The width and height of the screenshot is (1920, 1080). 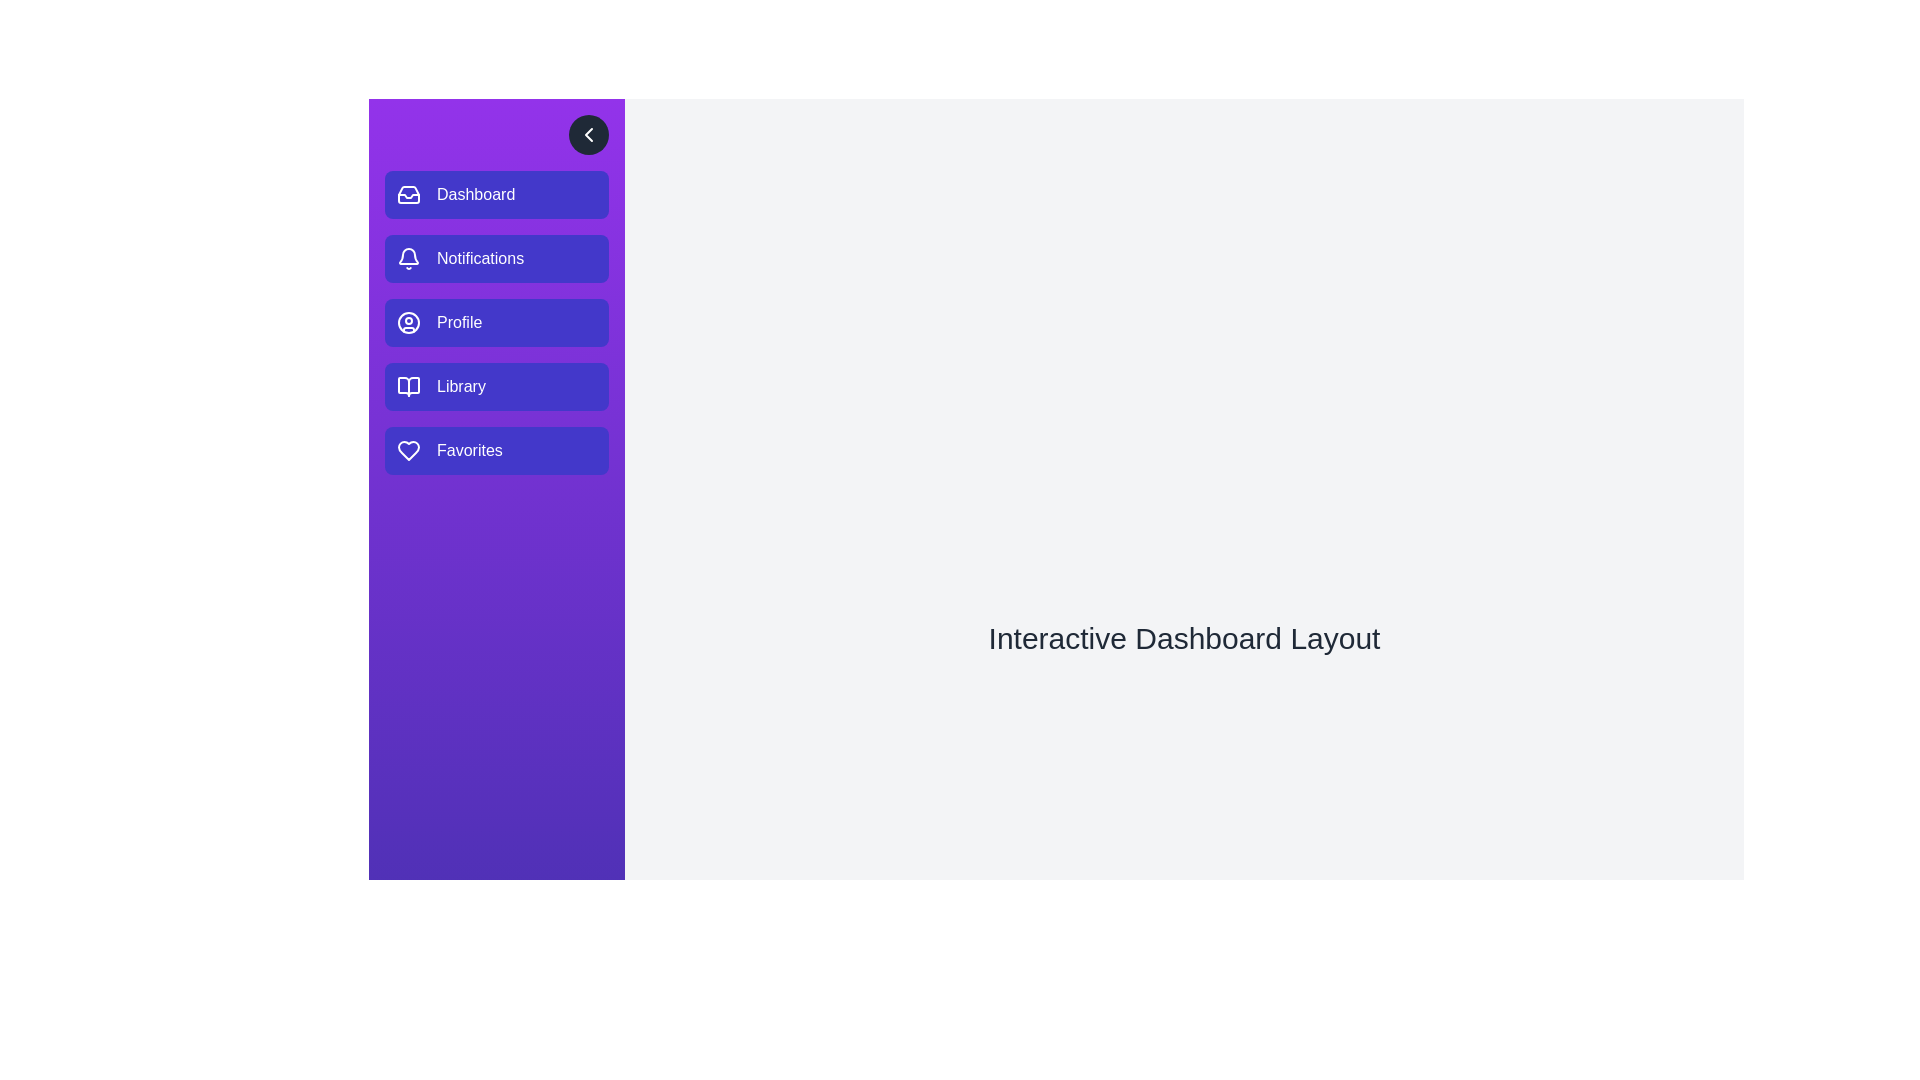 I want to click on the menu item labeled Dashboard, so click(x=497, y=195).